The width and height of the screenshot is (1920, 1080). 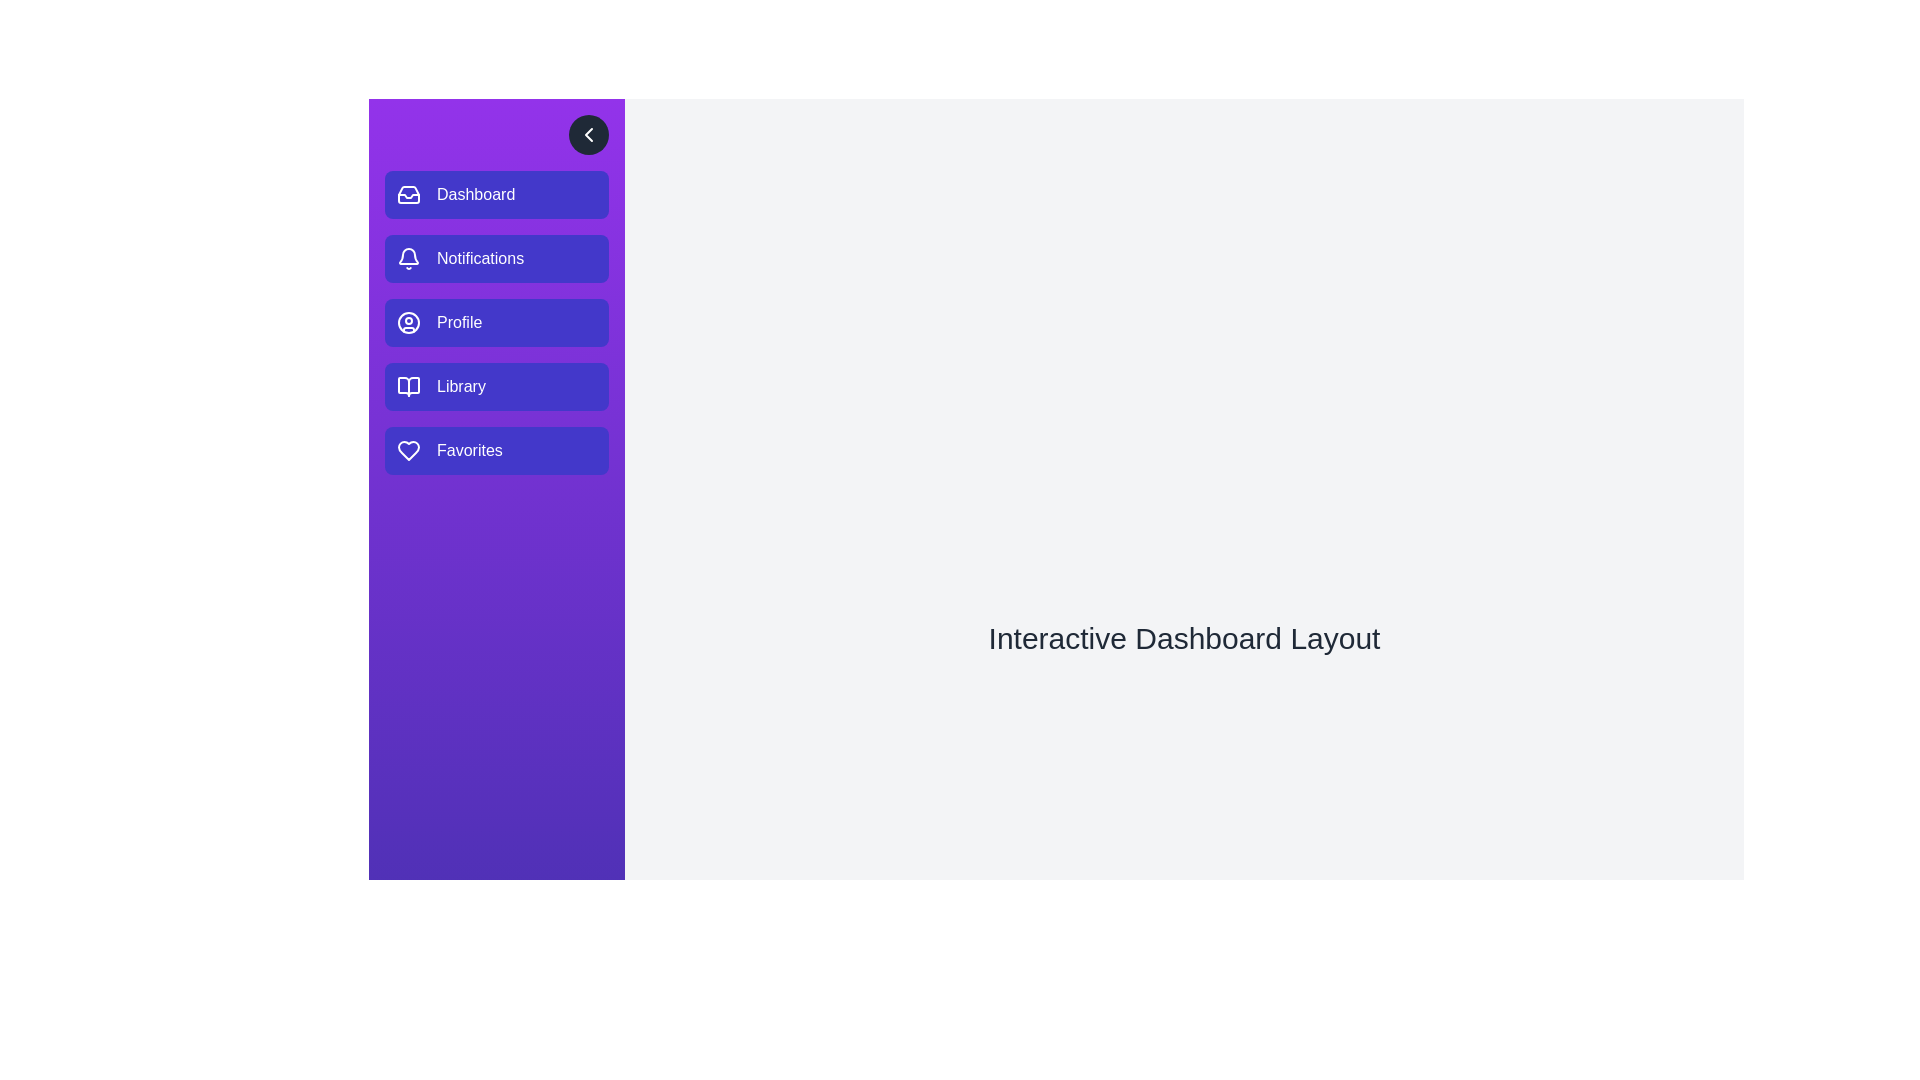 I want to click on the menu item labeled Dashboard, so click(x=497, y=195).